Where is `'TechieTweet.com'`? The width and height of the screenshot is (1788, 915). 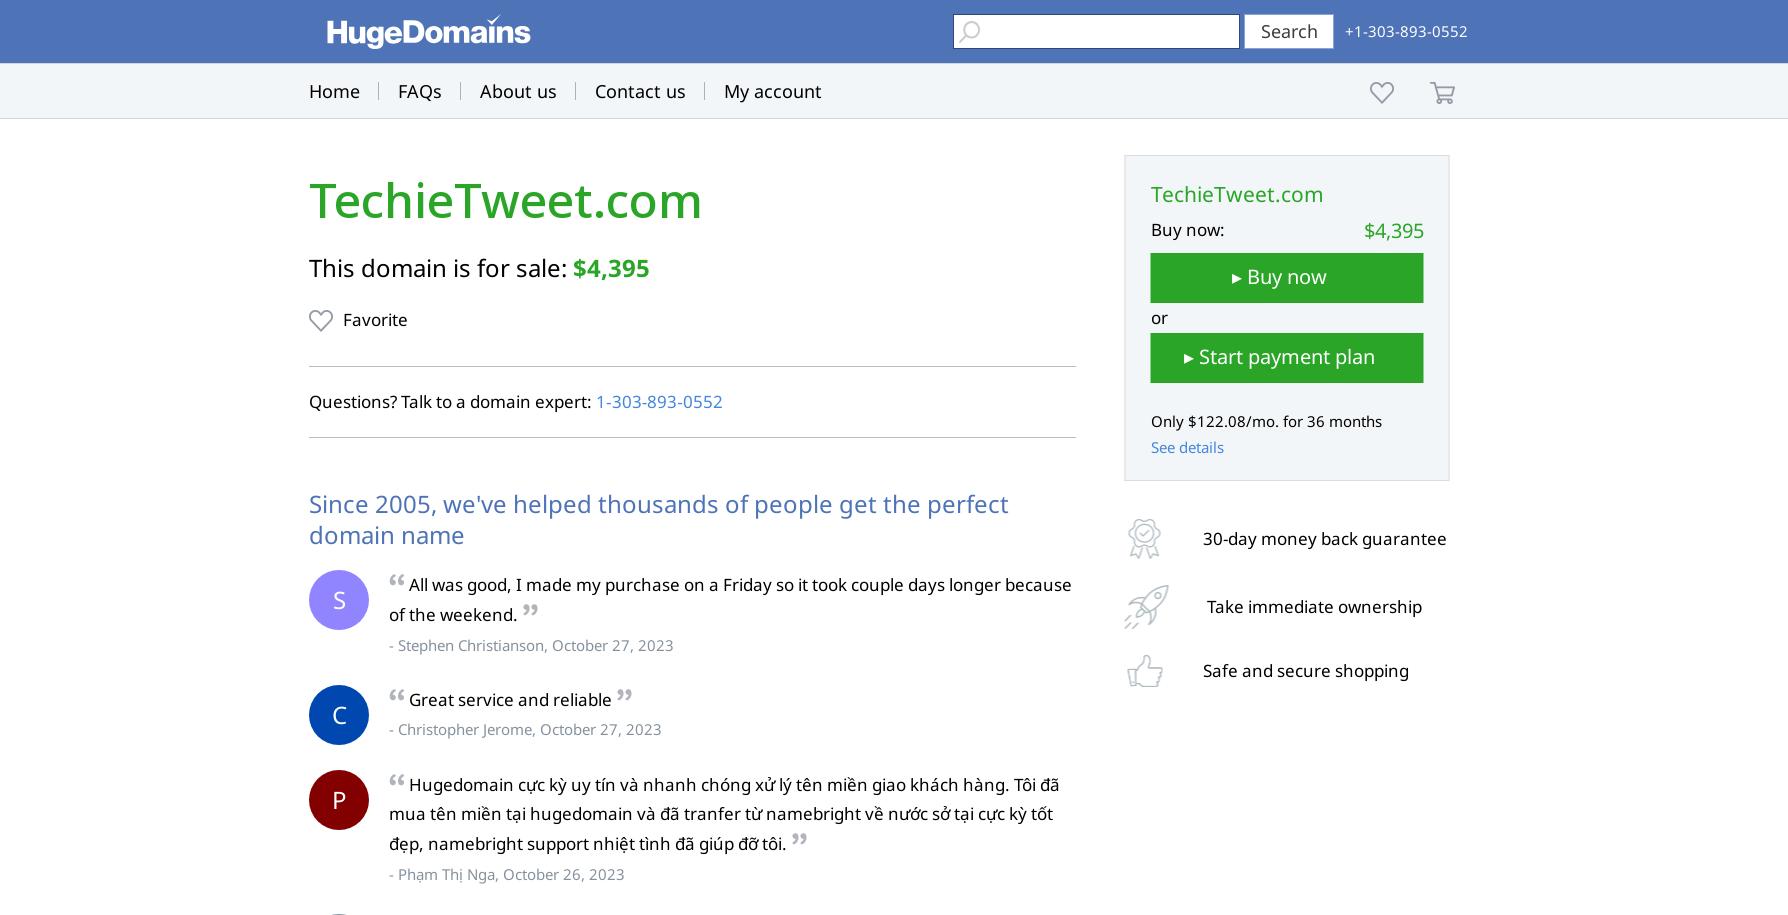 'TechieTweet.com' is located at coordinates (506, 199).